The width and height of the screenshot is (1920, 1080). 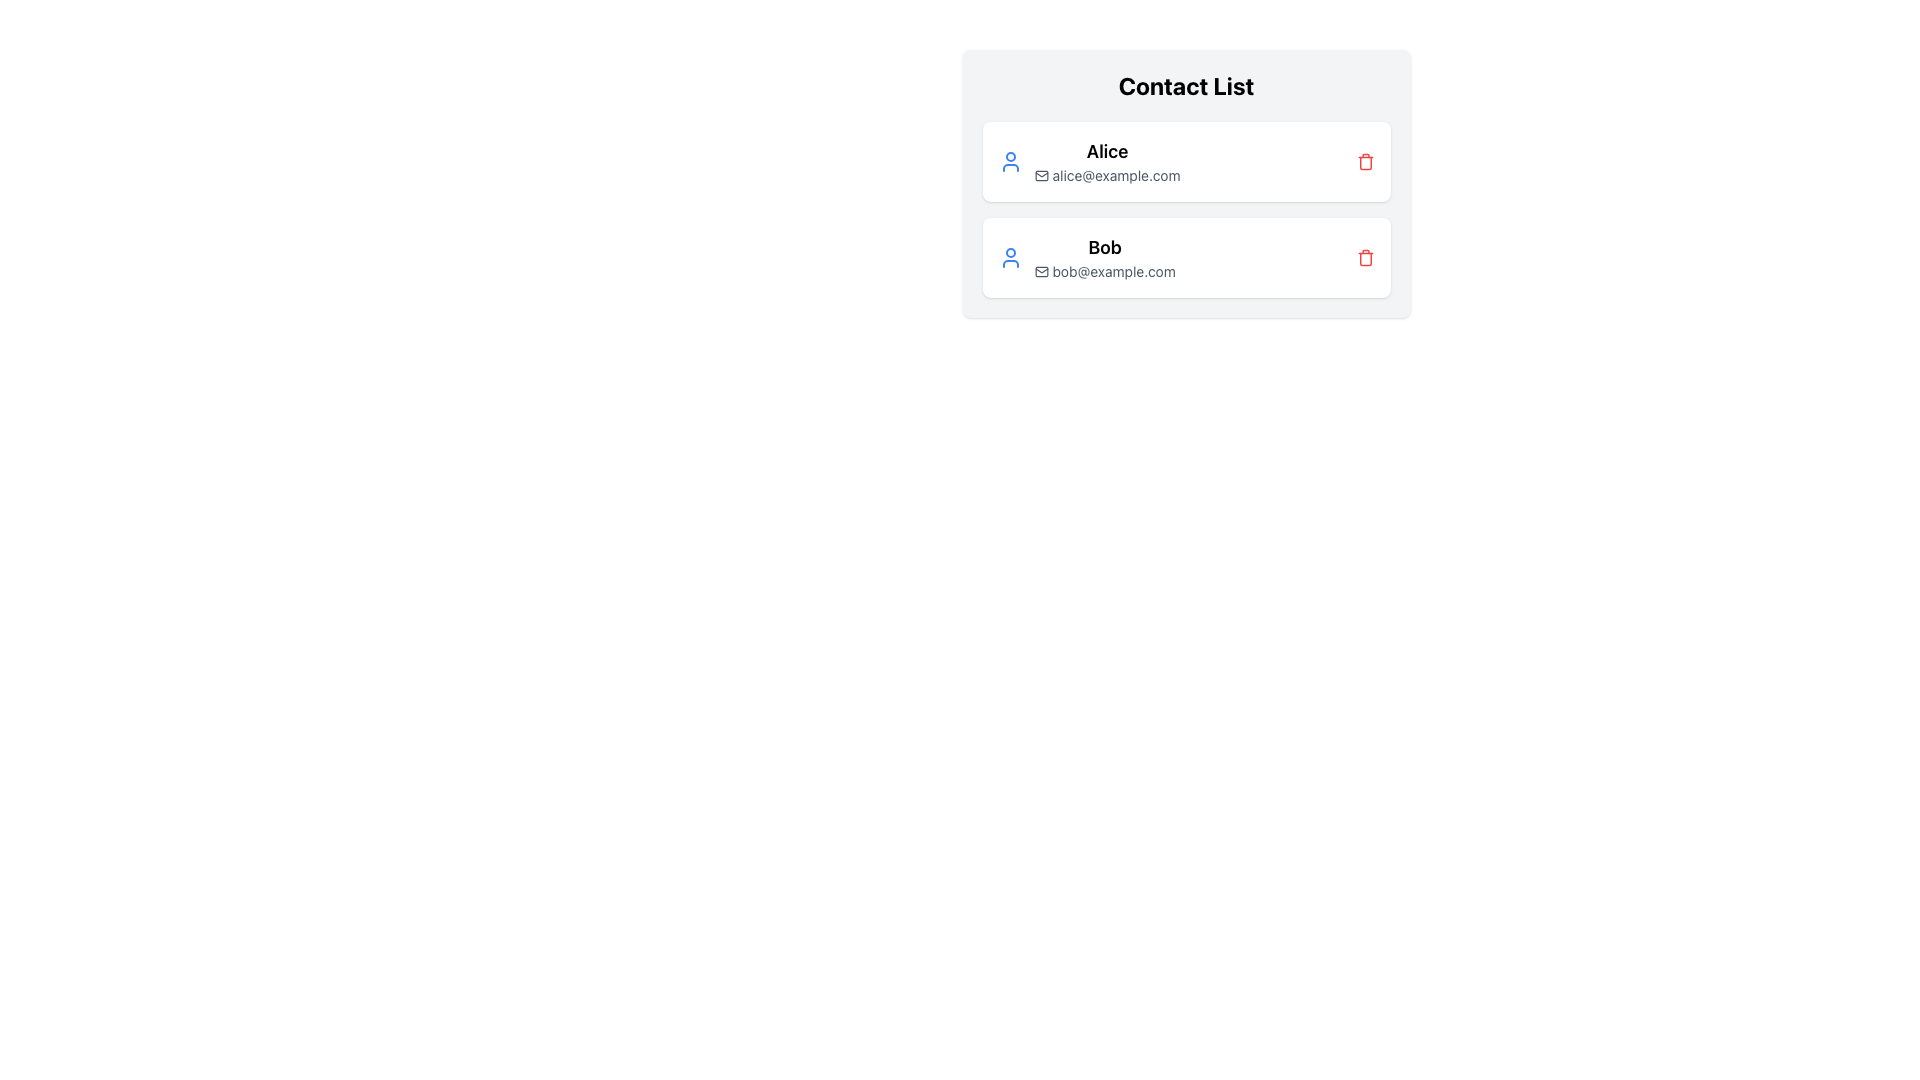 What do you see at coordinates (1104, 257) in the screenshot?
I see `the text block displaying 'Bob' and 'bob@example.com', which is the second entry in the contact list below 'Alice'` at bounding box center [1104, 257].